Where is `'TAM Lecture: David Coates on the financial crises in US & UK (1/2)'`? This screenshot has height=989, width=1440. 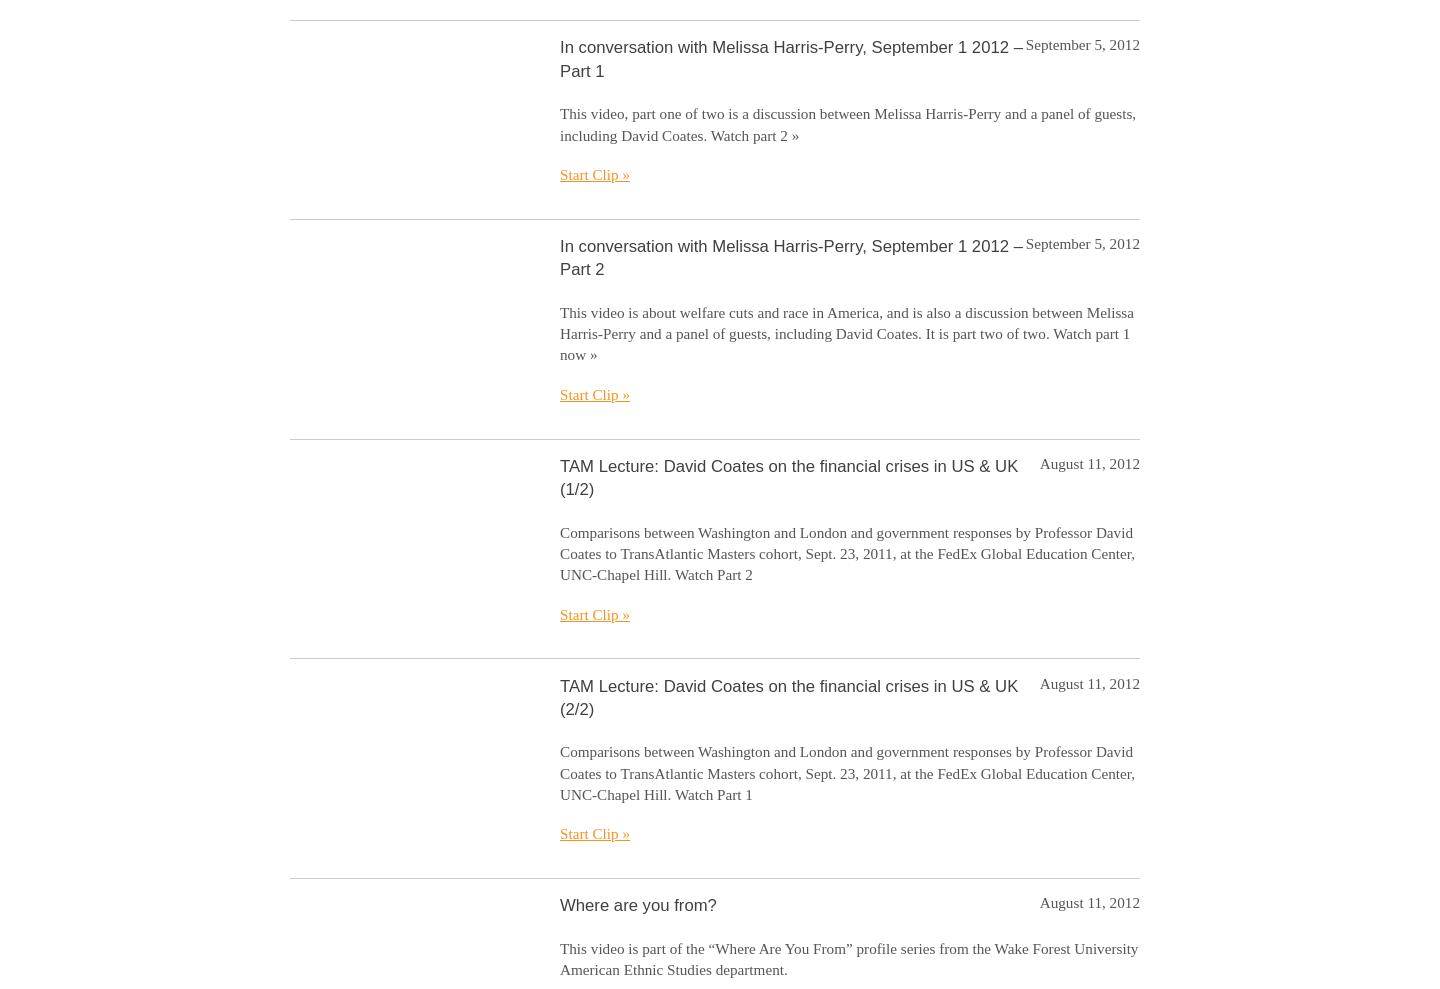 'TAM Lecture: David Coates on the financial crises in US & UK (1/2)' is located at coordinates (788, 476).